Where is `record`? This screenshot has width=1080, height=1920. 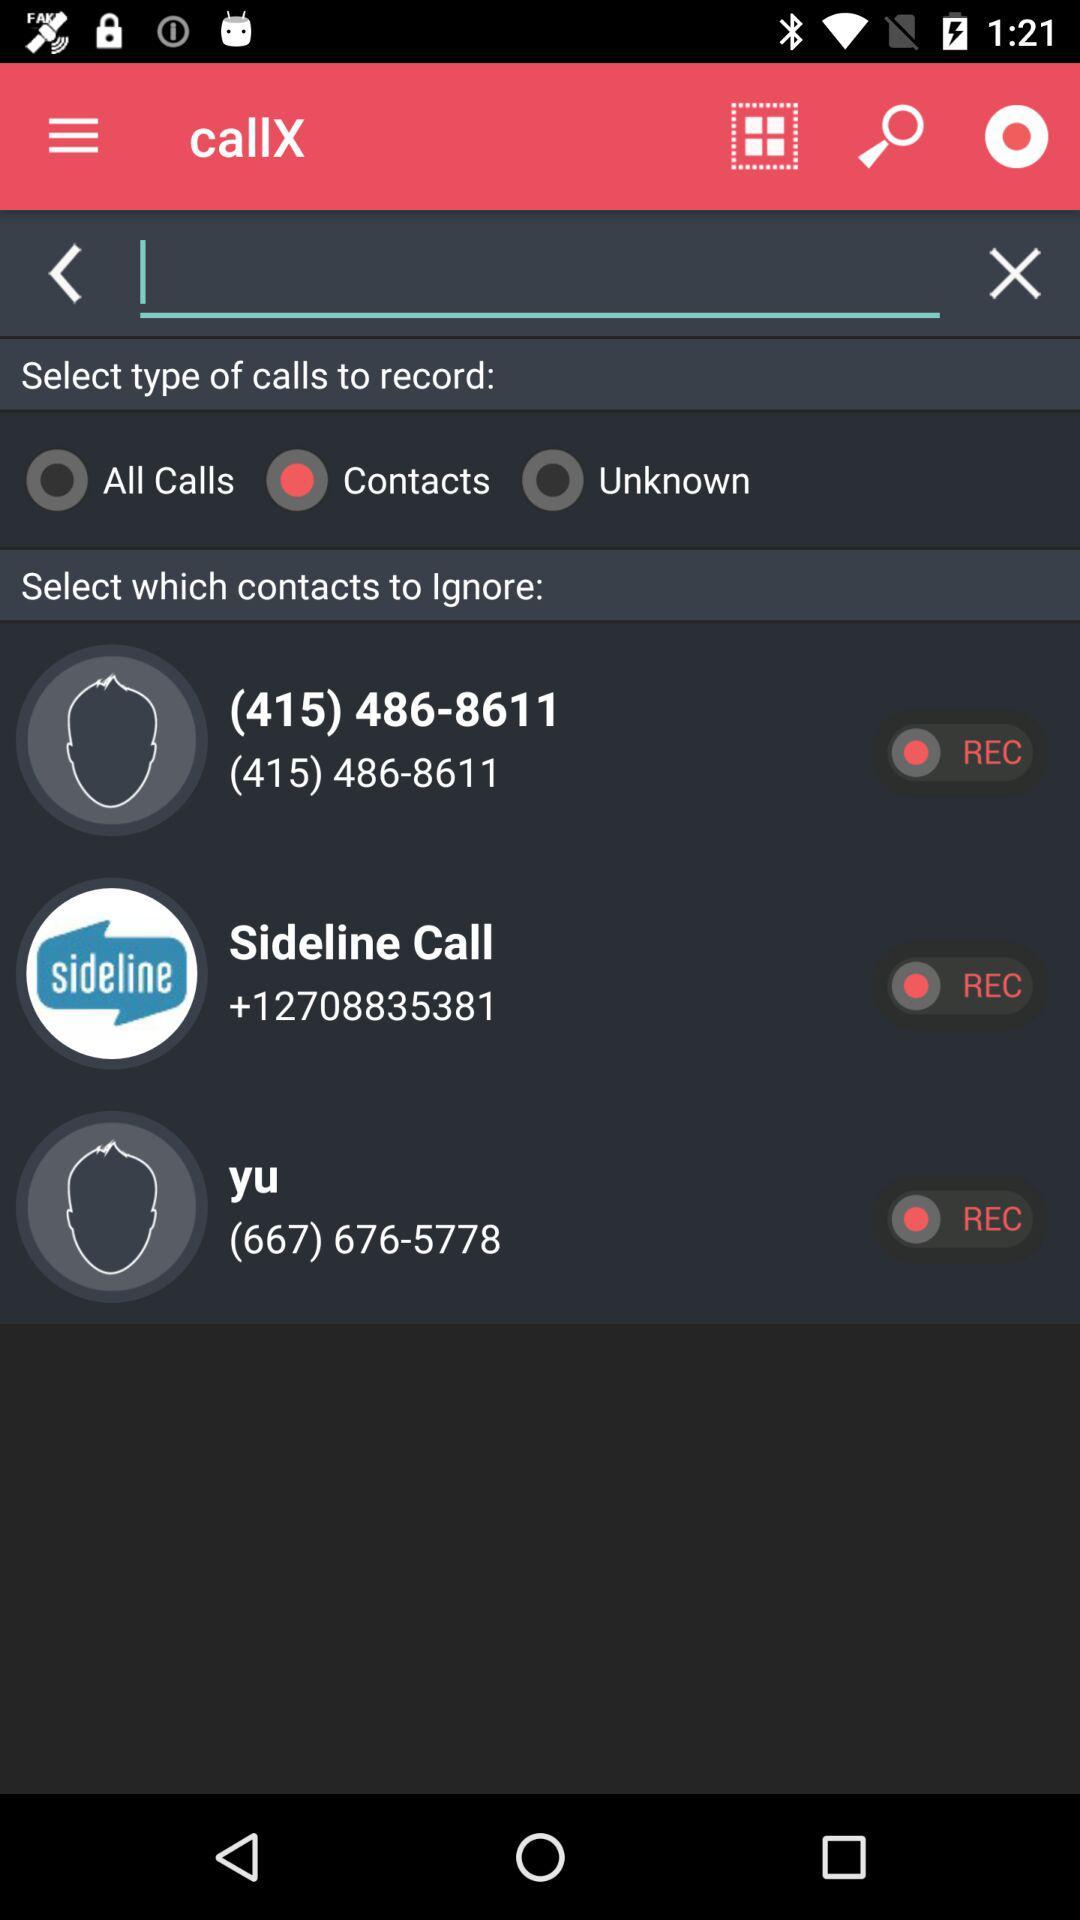
record is located at coordinates (958, 985).